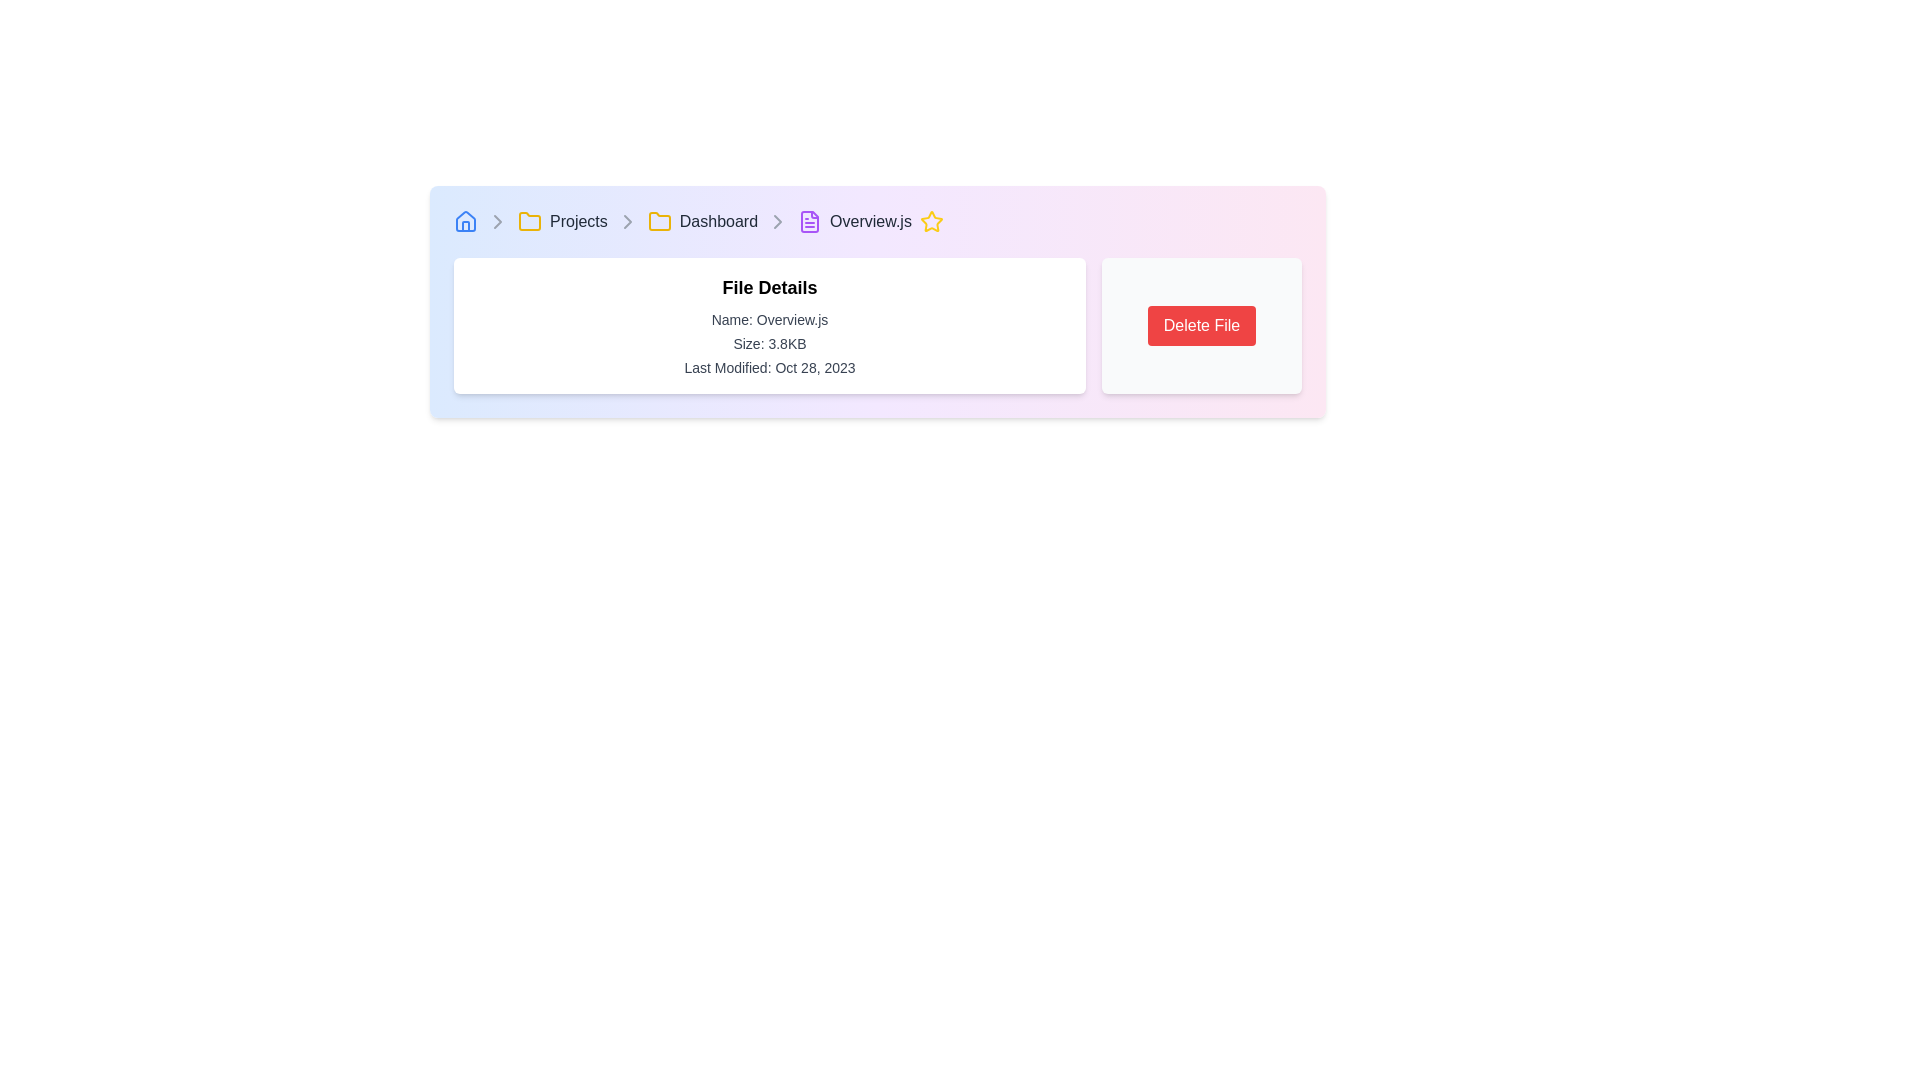 This screenshot has width=1920, height=1080. I want to click on the right-pointing chevron arrow icon in gray color, located in the breadcrumb navigation bar between 'Projects' and 'Dashboard', so click(626, 222).